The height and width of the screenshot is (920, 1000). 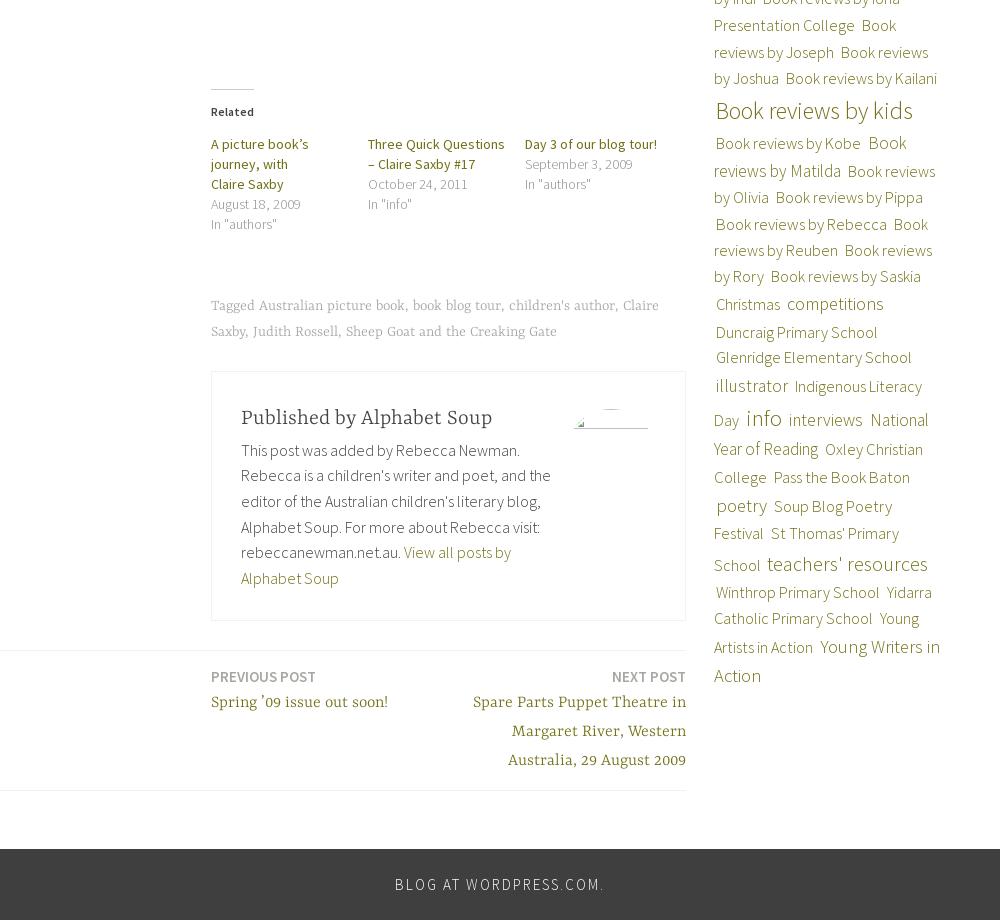 I want to click on 'Book reviews by Rory', so click(x=821, y=262).